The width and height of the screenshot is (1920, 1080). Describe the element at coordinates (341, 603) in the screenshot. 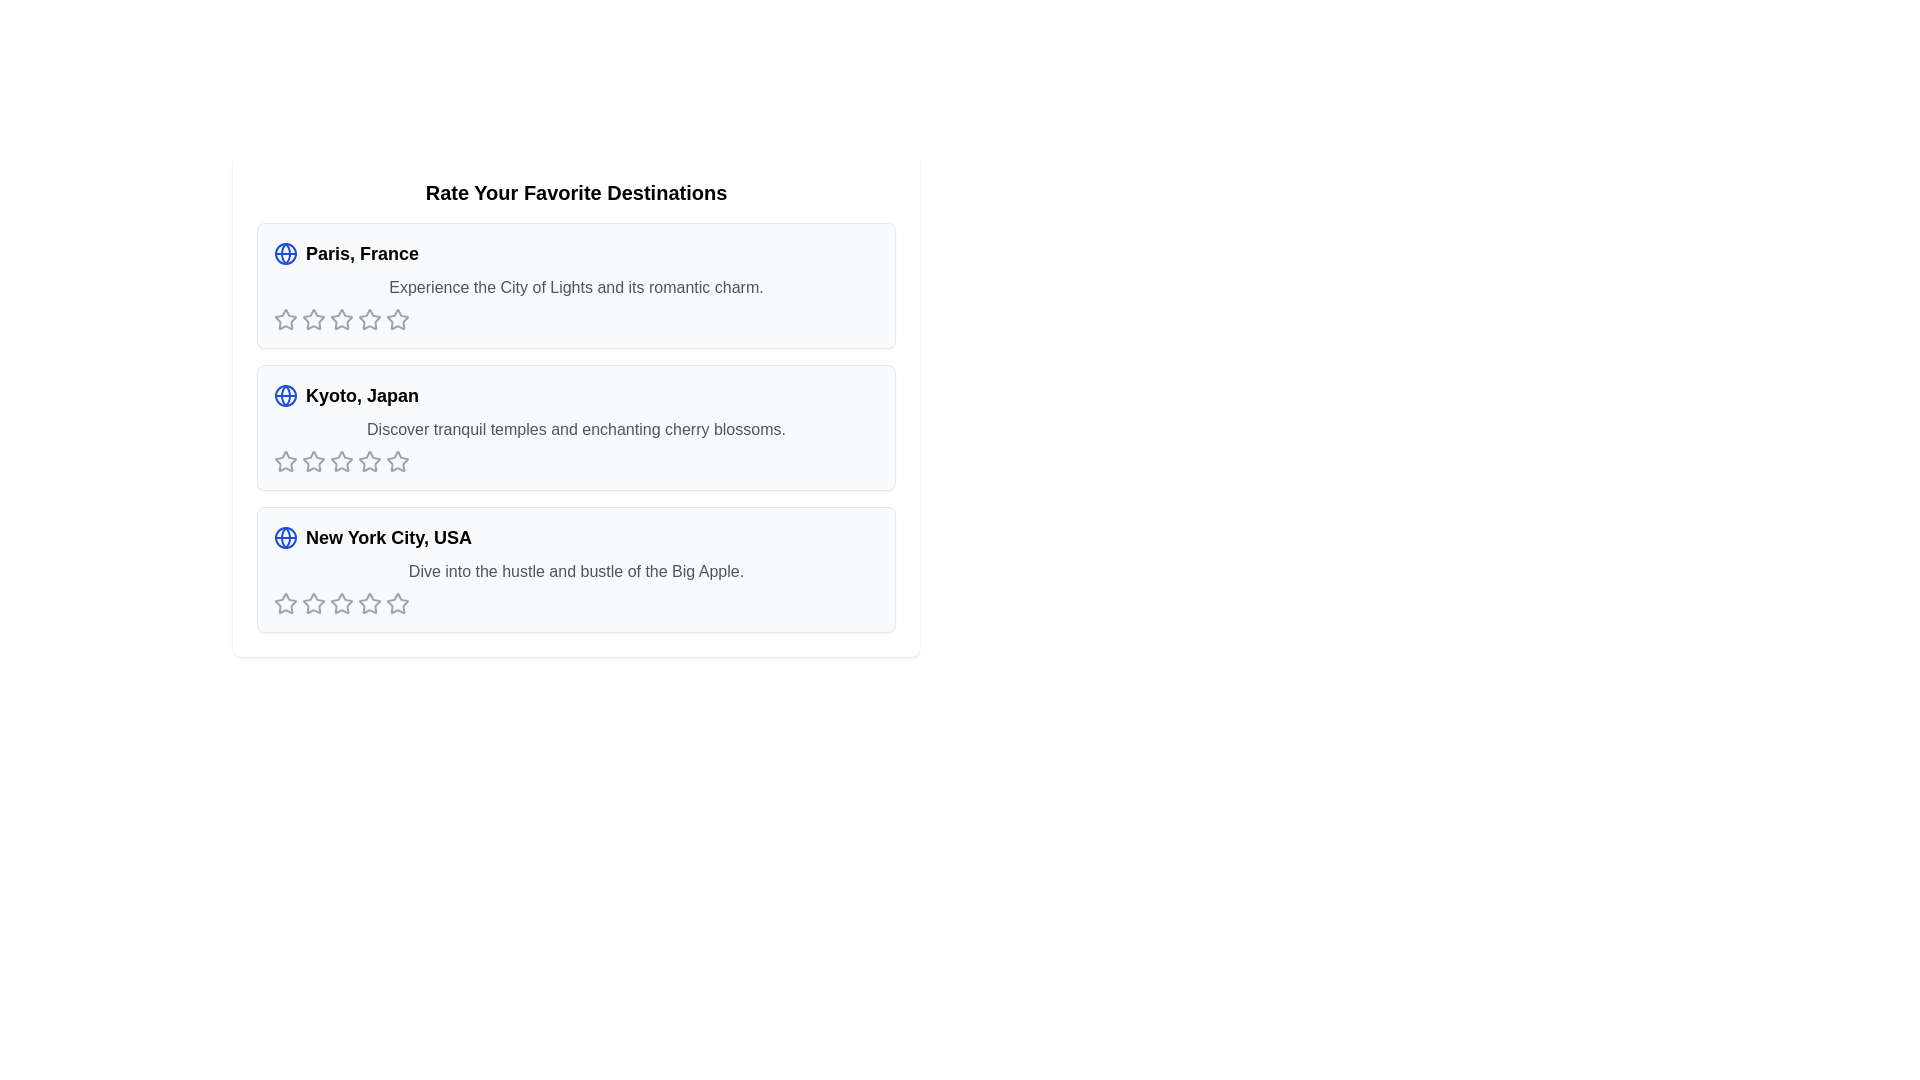

I see `the fourth rating star icon in the 'New York City, USA' section` at that location.